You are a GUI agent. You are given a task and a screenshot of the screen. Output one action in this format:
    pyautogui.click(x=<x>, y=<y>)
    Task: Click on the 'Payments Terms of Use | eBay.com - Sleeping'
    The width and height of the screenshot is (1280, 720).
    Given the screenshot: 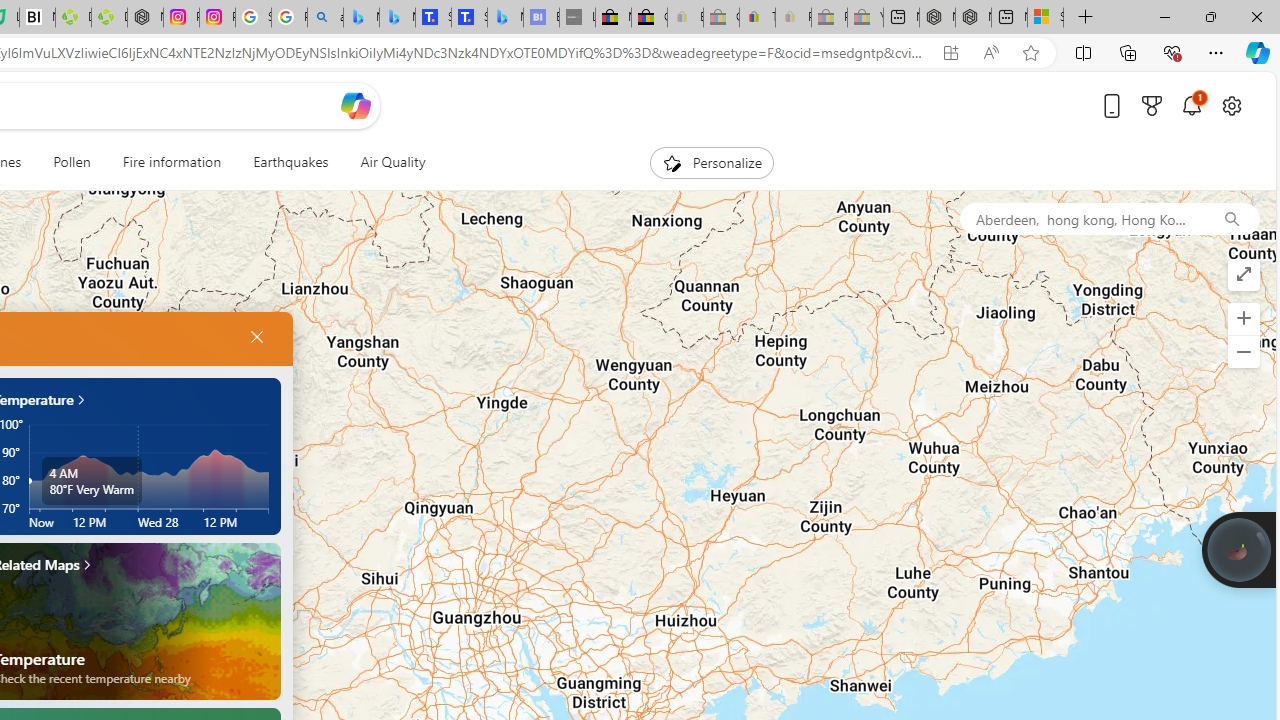 What is the action you would take?
    pyautogui.click(x=792, y=17)
    